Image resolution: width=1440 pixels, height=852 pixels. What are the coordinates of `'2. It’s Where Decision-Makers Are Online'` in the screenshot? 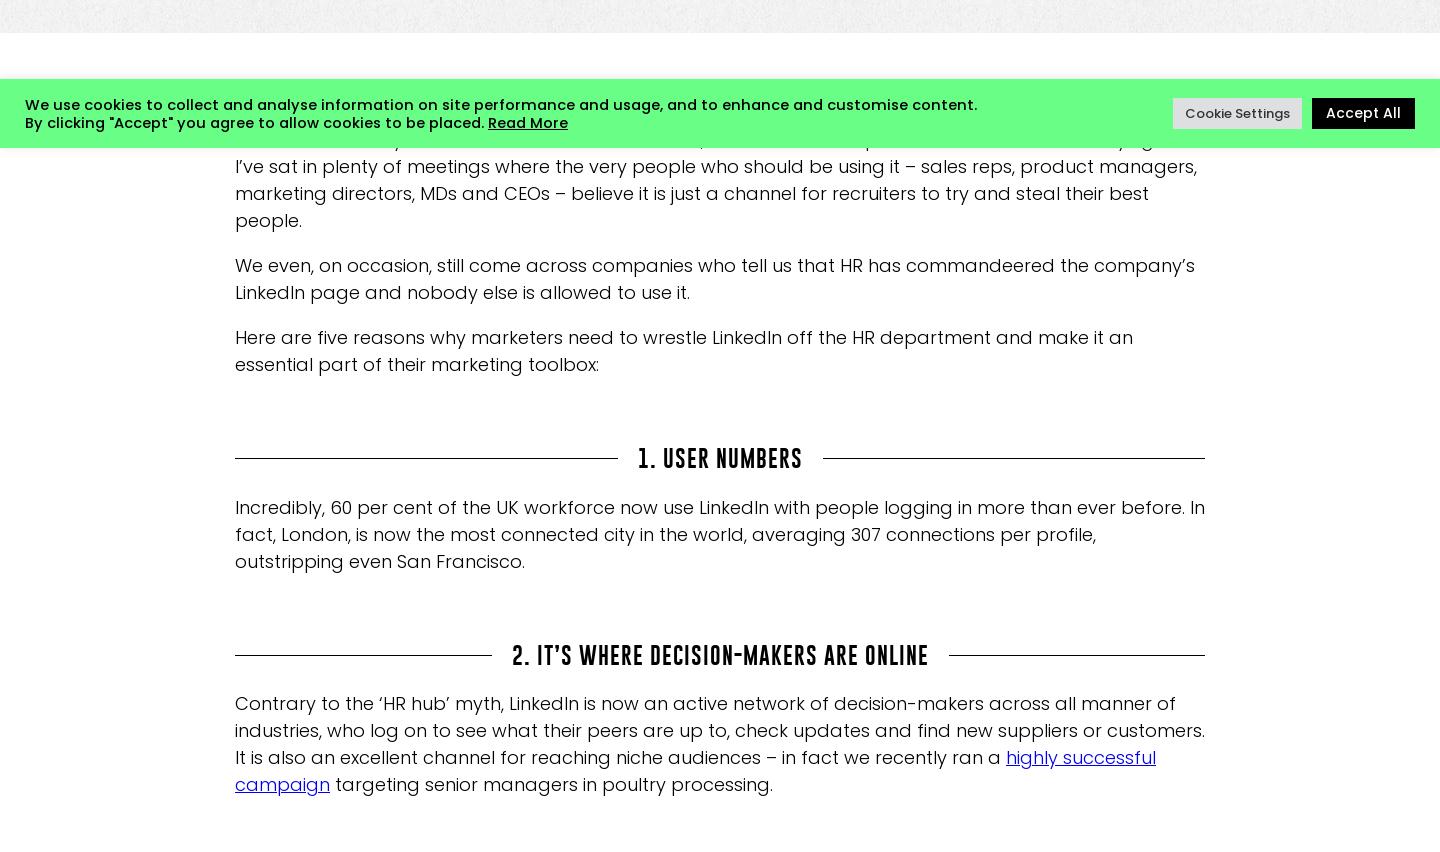 It's located at (719, 653).